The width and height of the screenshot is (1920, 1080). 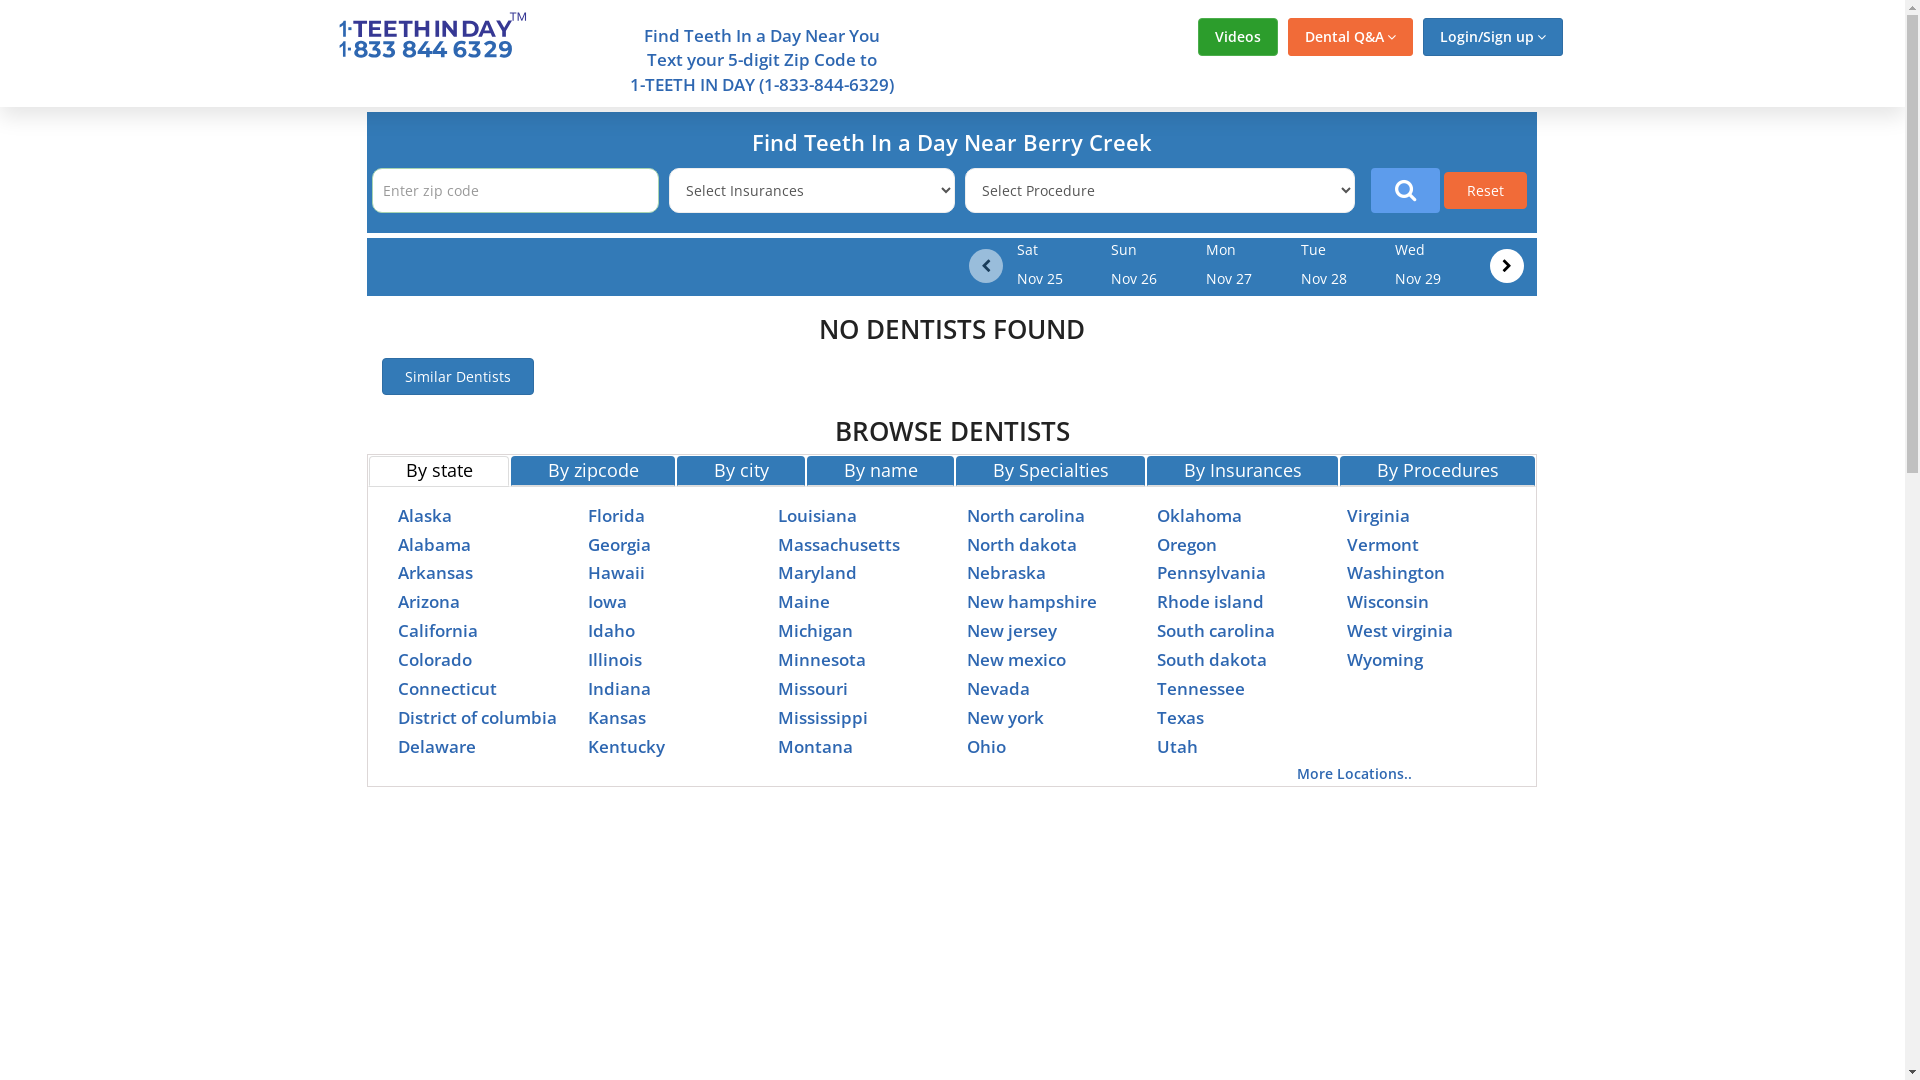 What do you see at coordinates (1399, 630) in the screenshot?
I see `'West virginia'` at bounding box center [1399, 630].